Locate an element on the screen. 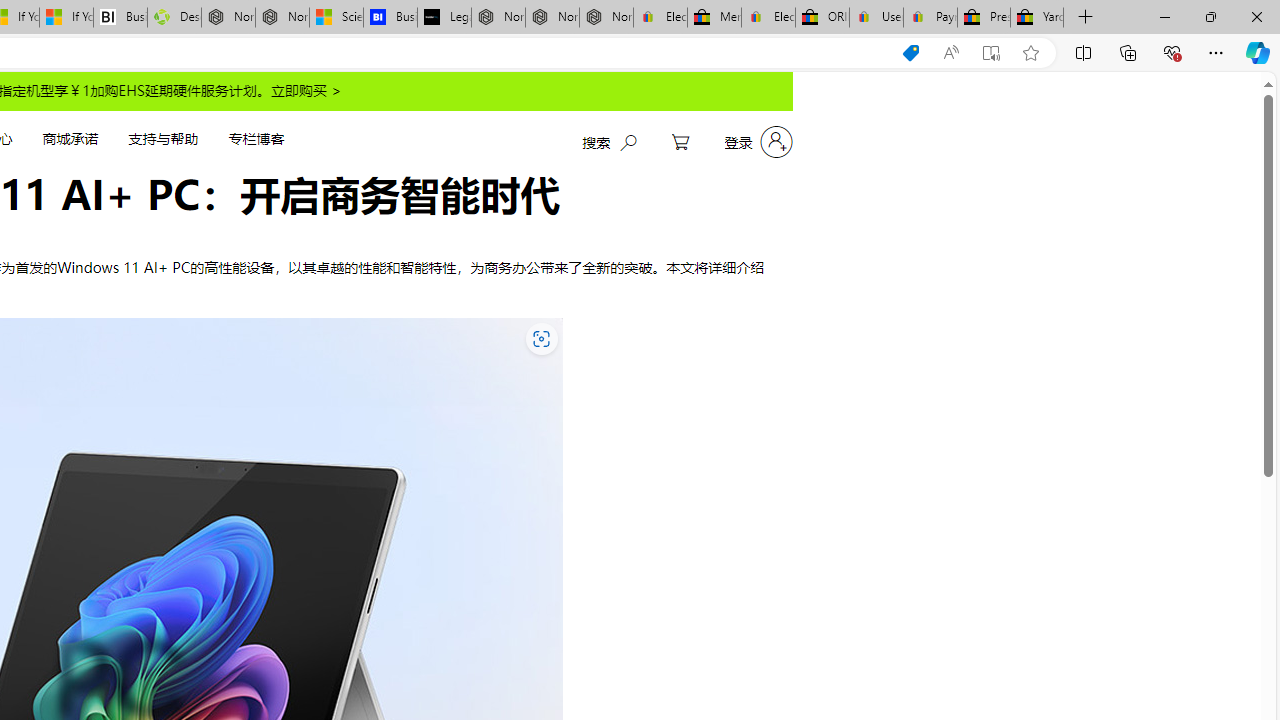 This screenshot has height=720, width=1280. 'Nordace - Summer Adventures 2024' is located at coordinates (228, 17).